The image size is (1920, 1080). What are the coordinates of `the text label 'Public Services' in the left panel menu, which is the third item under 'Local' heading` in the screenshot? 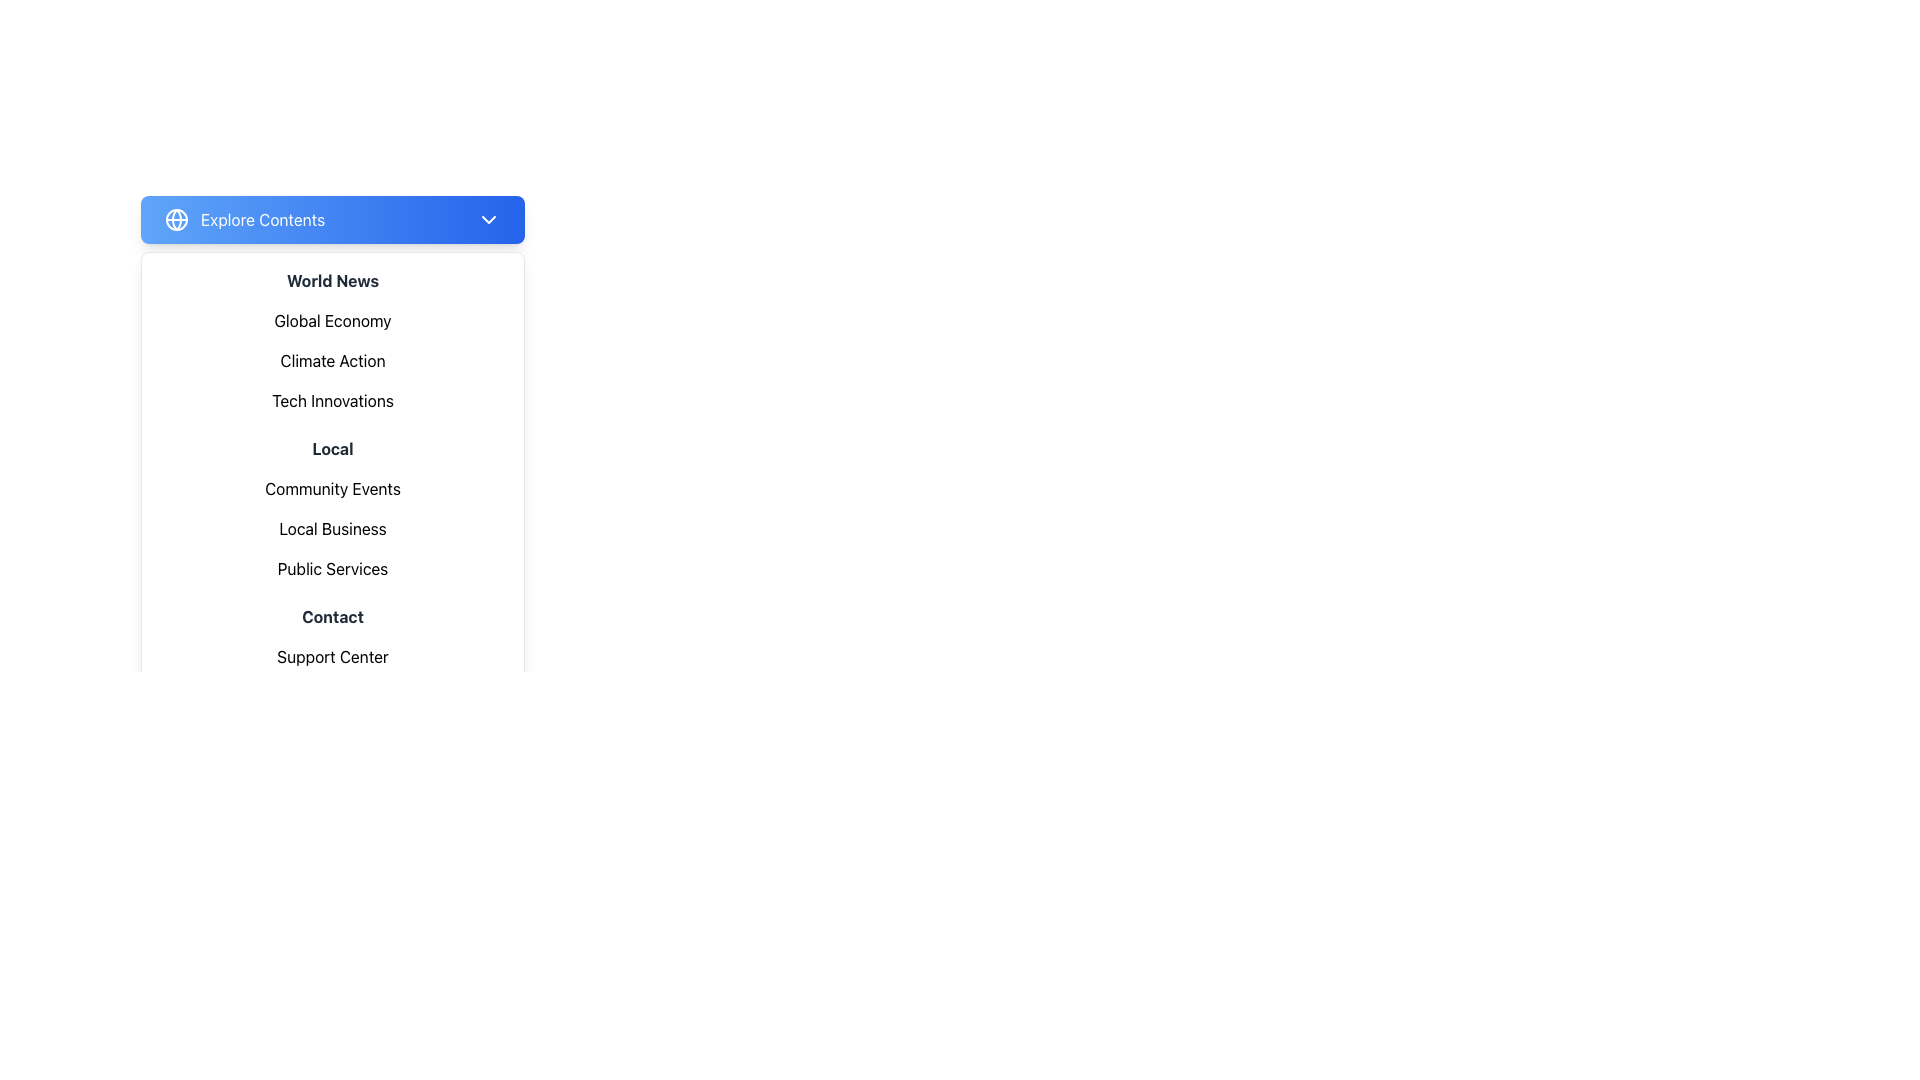 It's located at (332, 569).